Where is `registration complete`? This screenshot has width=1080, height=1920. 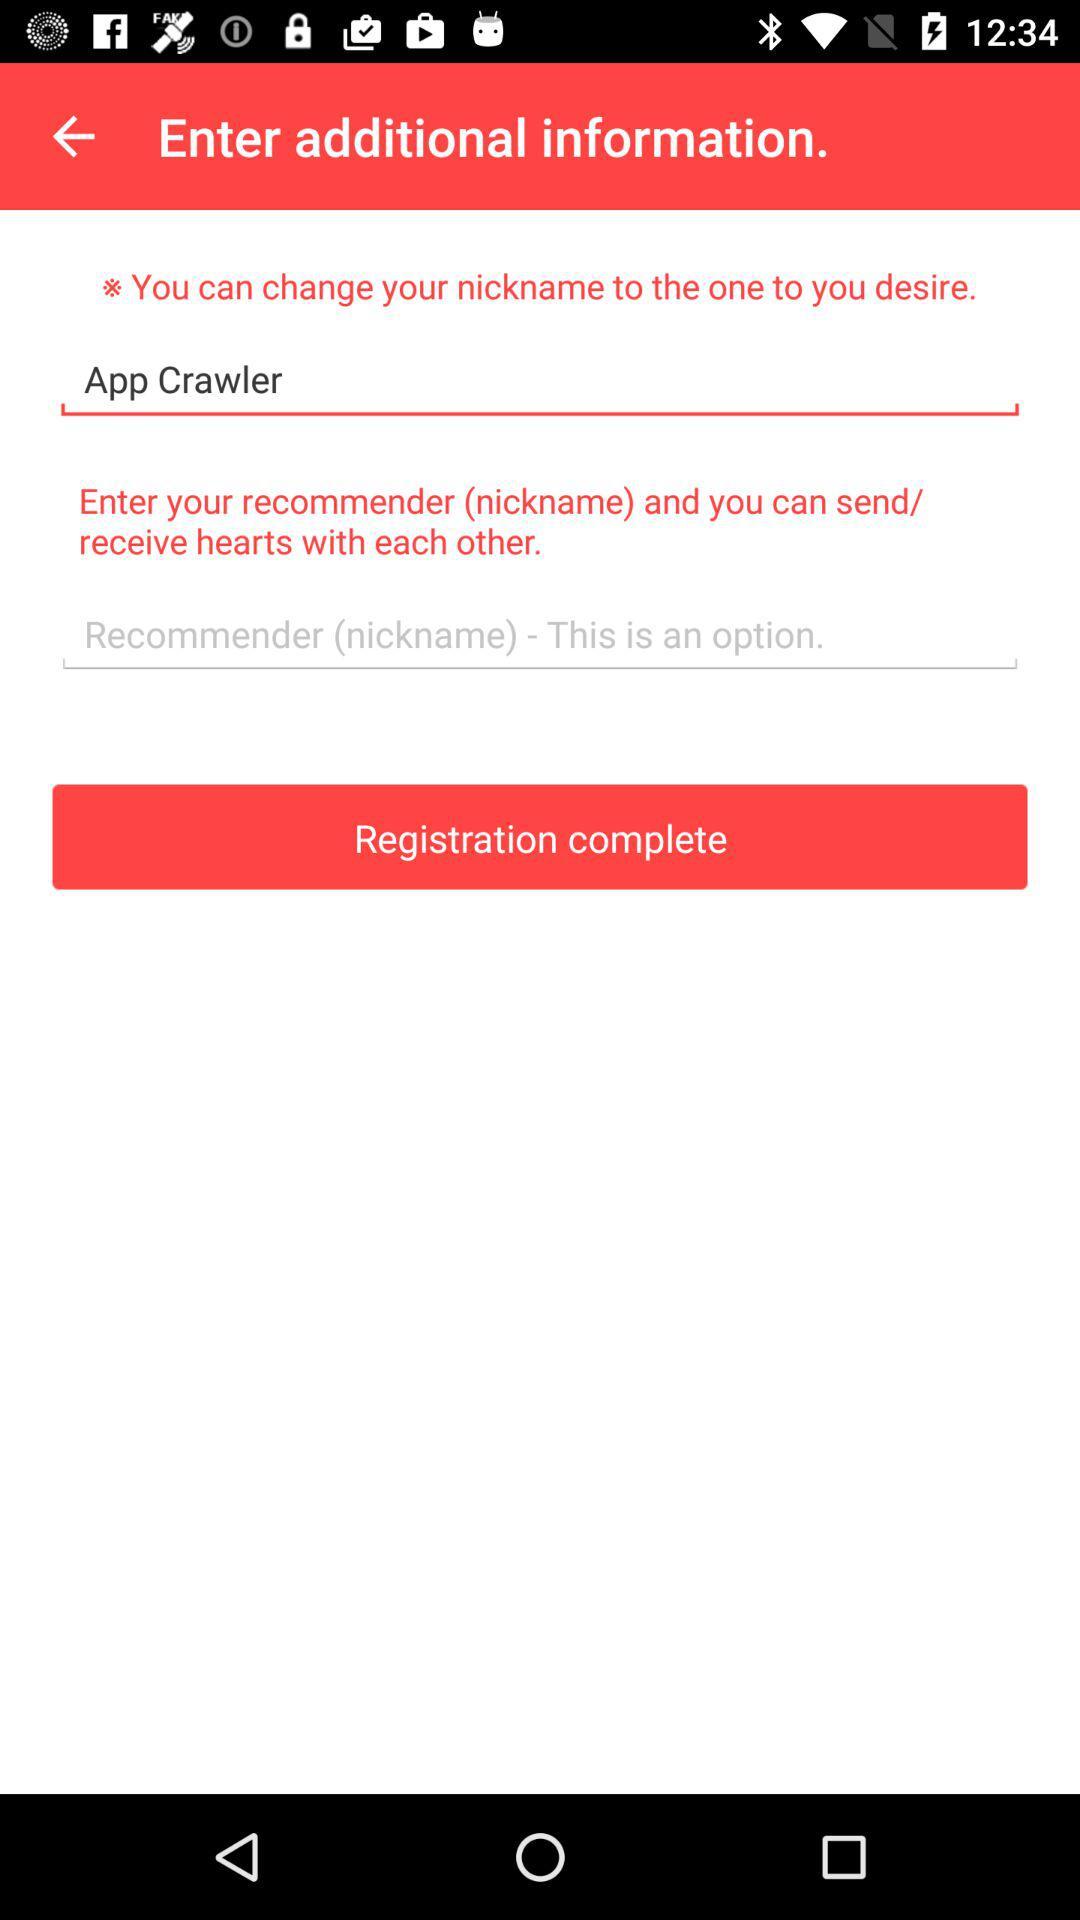 registration complete is located at coordinates (540, 836).